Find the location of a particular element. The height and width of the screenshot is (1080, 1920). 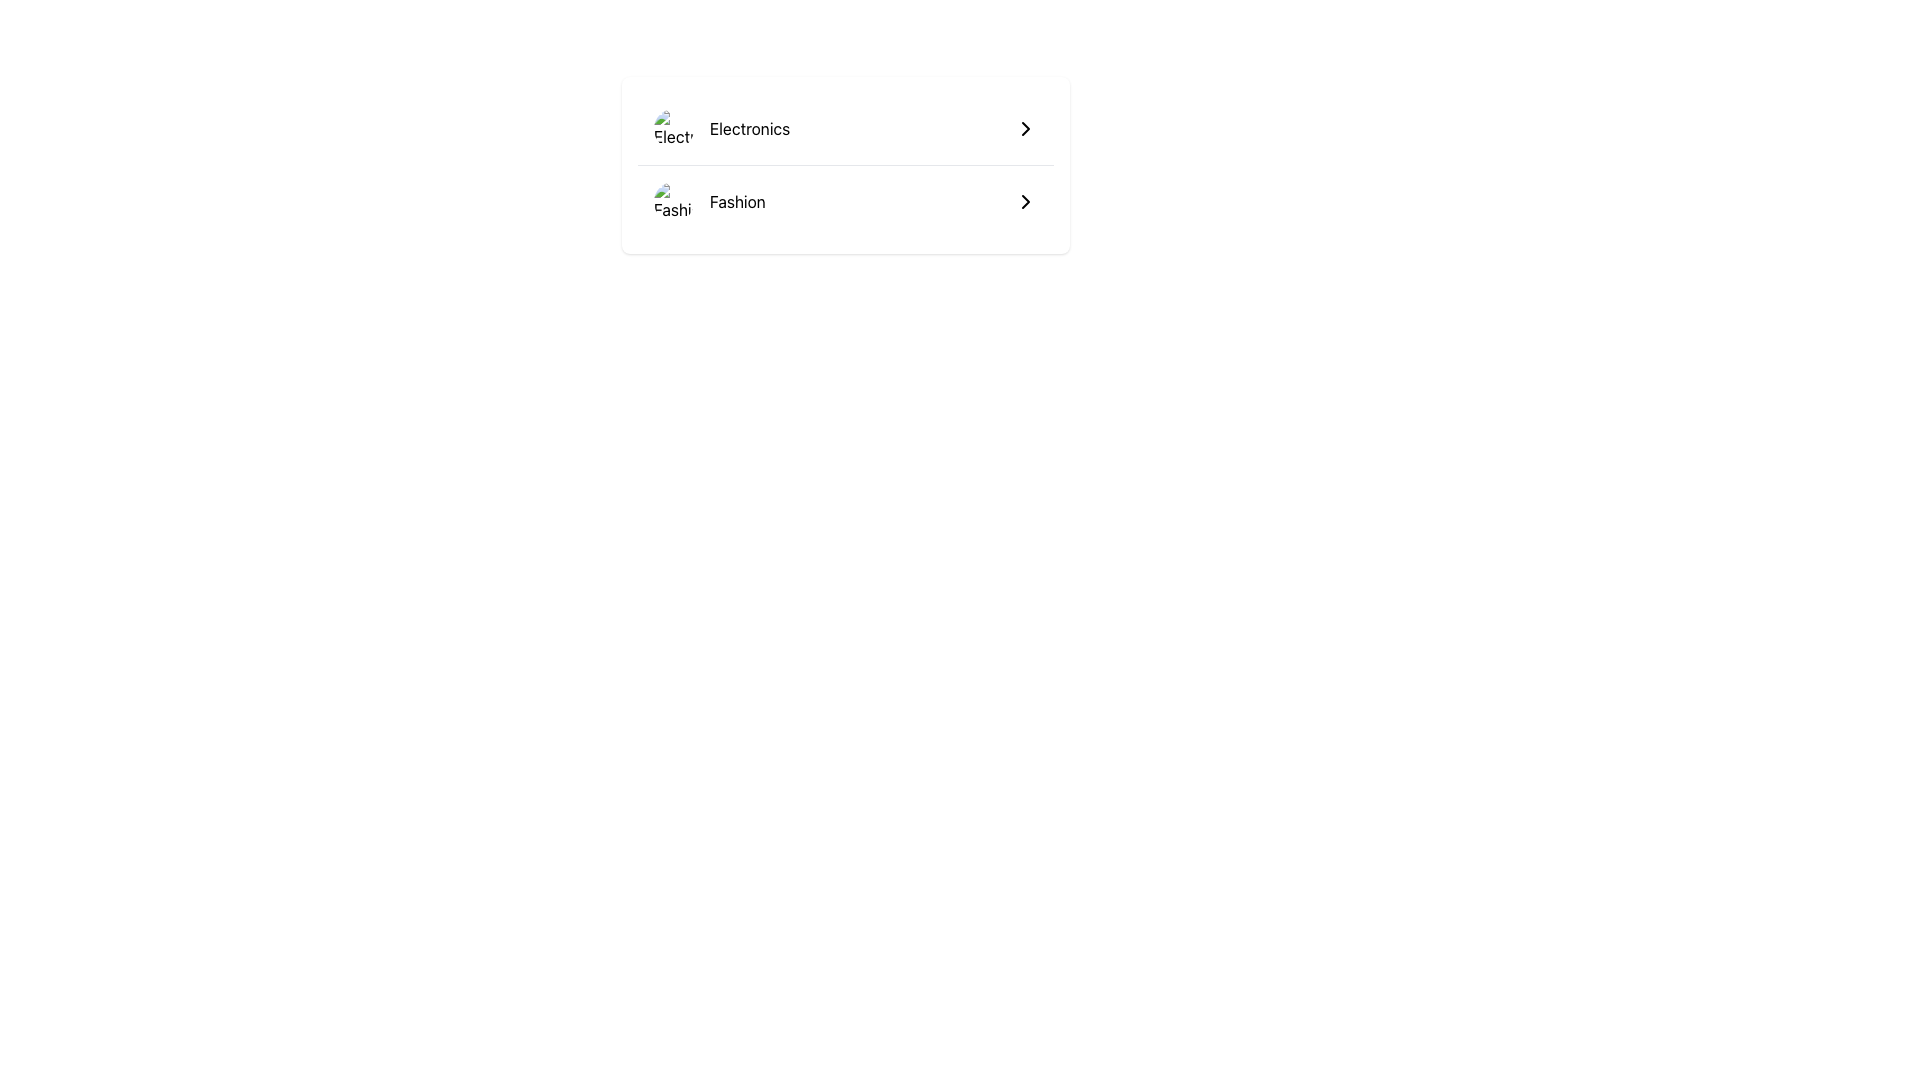

the navigational button/icon located to the right of the 'Electronics' text label is located at coordinates (1026, 128).